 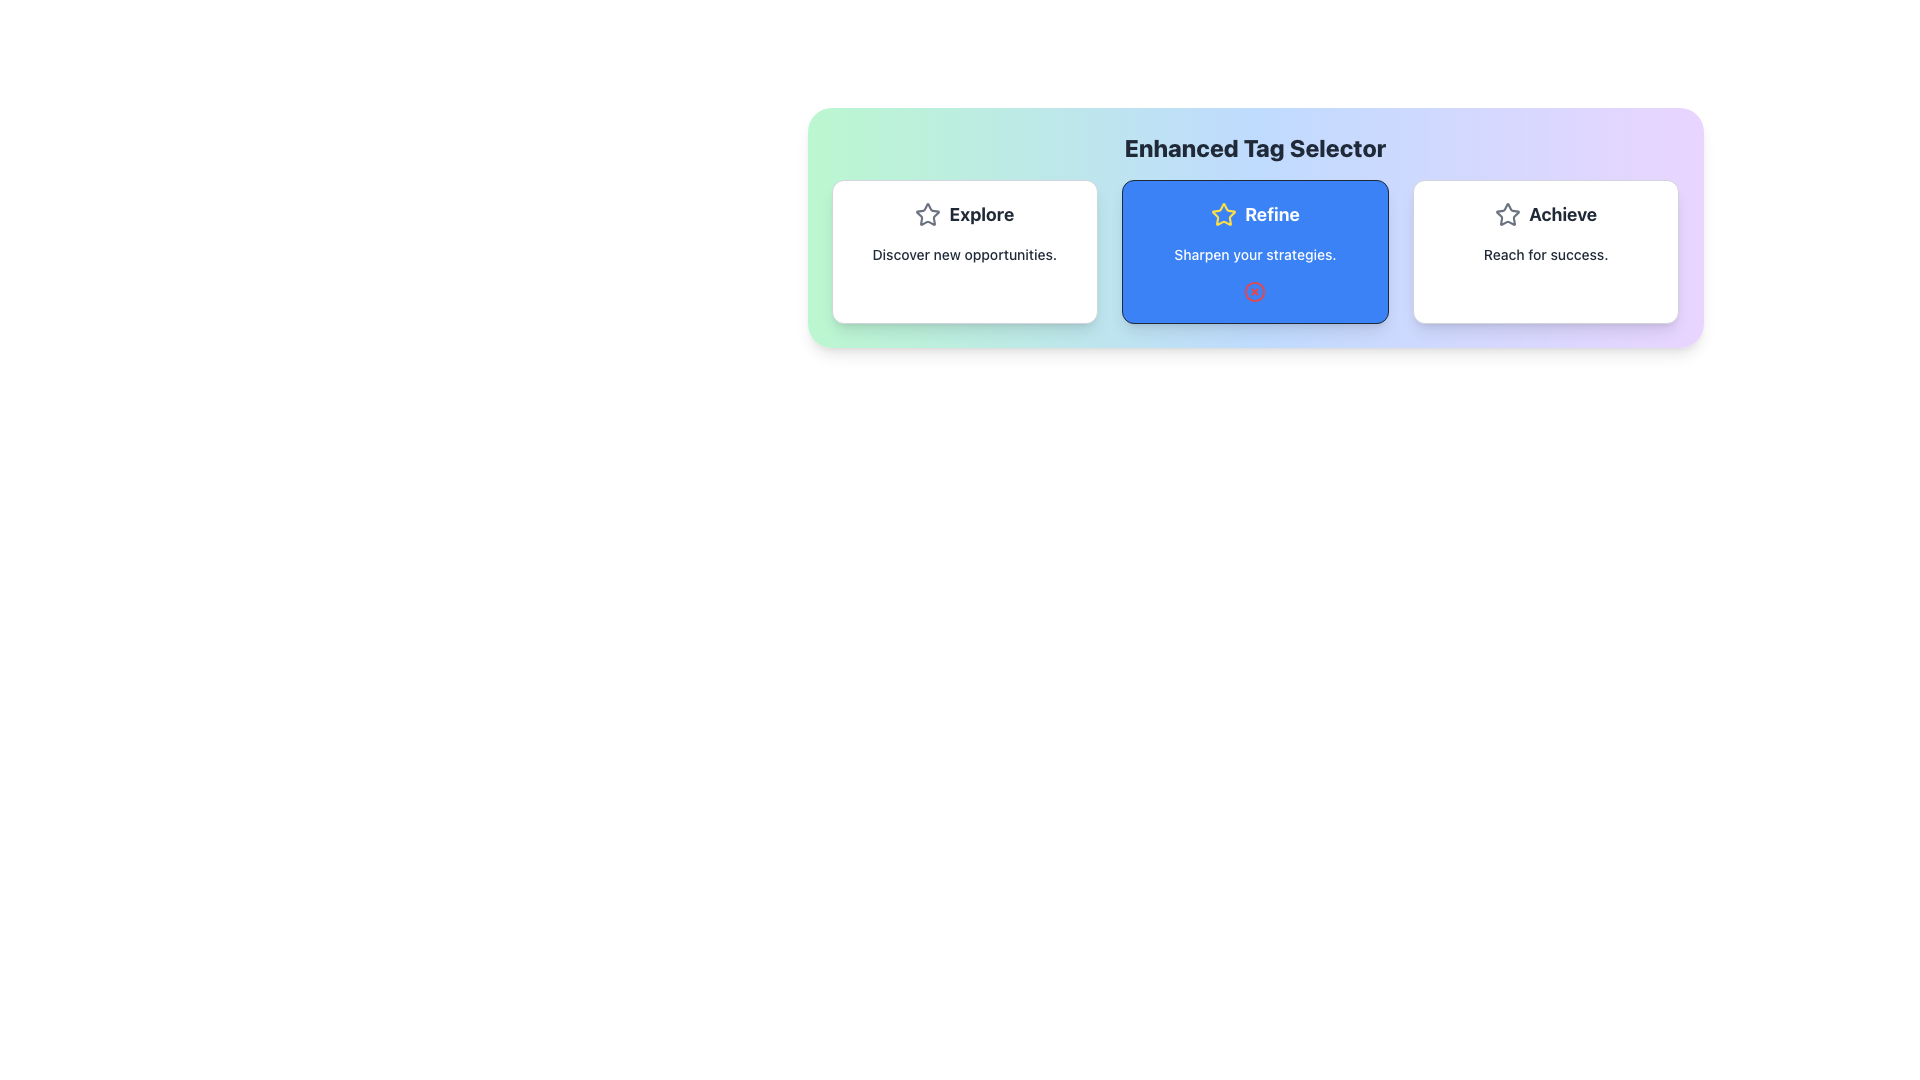 What do you see at coordinates (1545, 215) in the screenshot?
I see `the 'Achieve' section title and icon, which is located in the third panel from the left, near the subtitle 'Reach for success'` at bounding box center [1545, 215].